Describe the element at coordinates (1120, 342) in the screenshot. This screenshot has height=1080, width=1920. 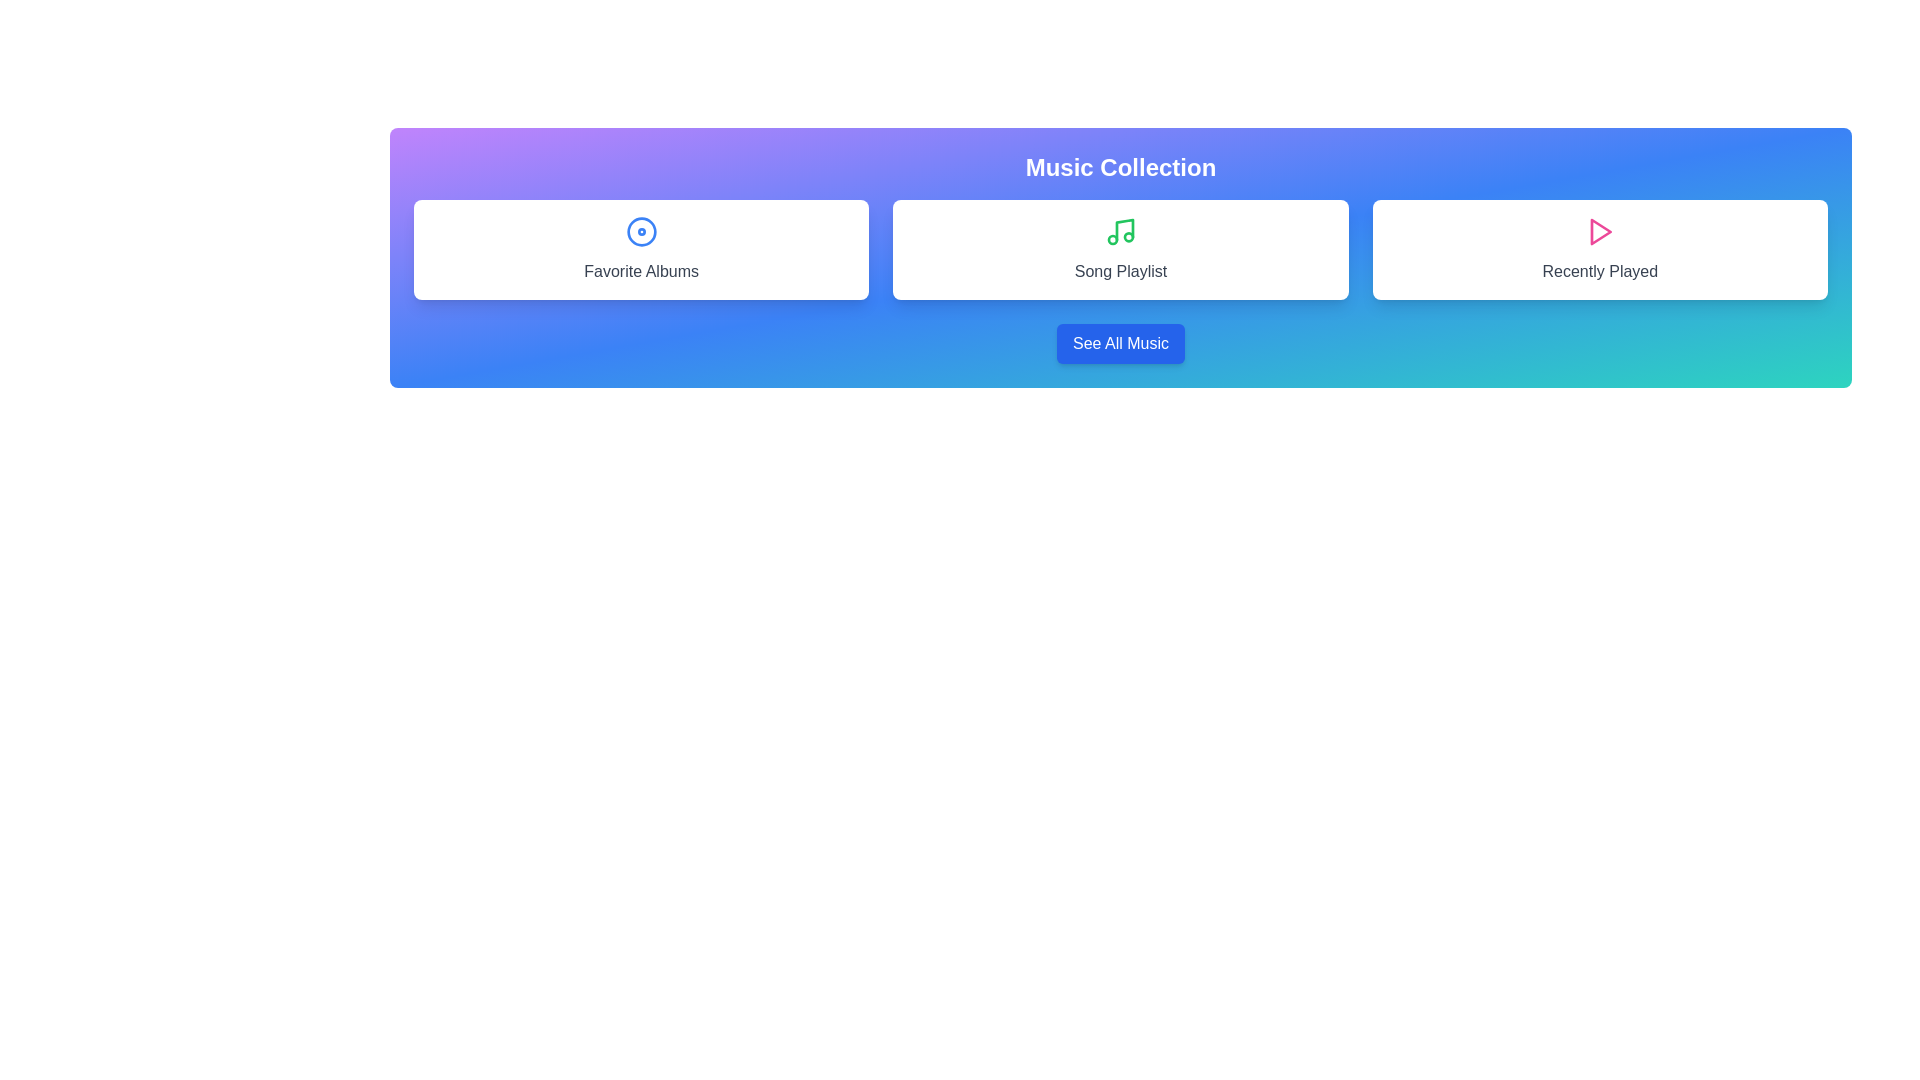
I see `the navigation button located at the bottom center of the 'Music Collection' section` at that location.